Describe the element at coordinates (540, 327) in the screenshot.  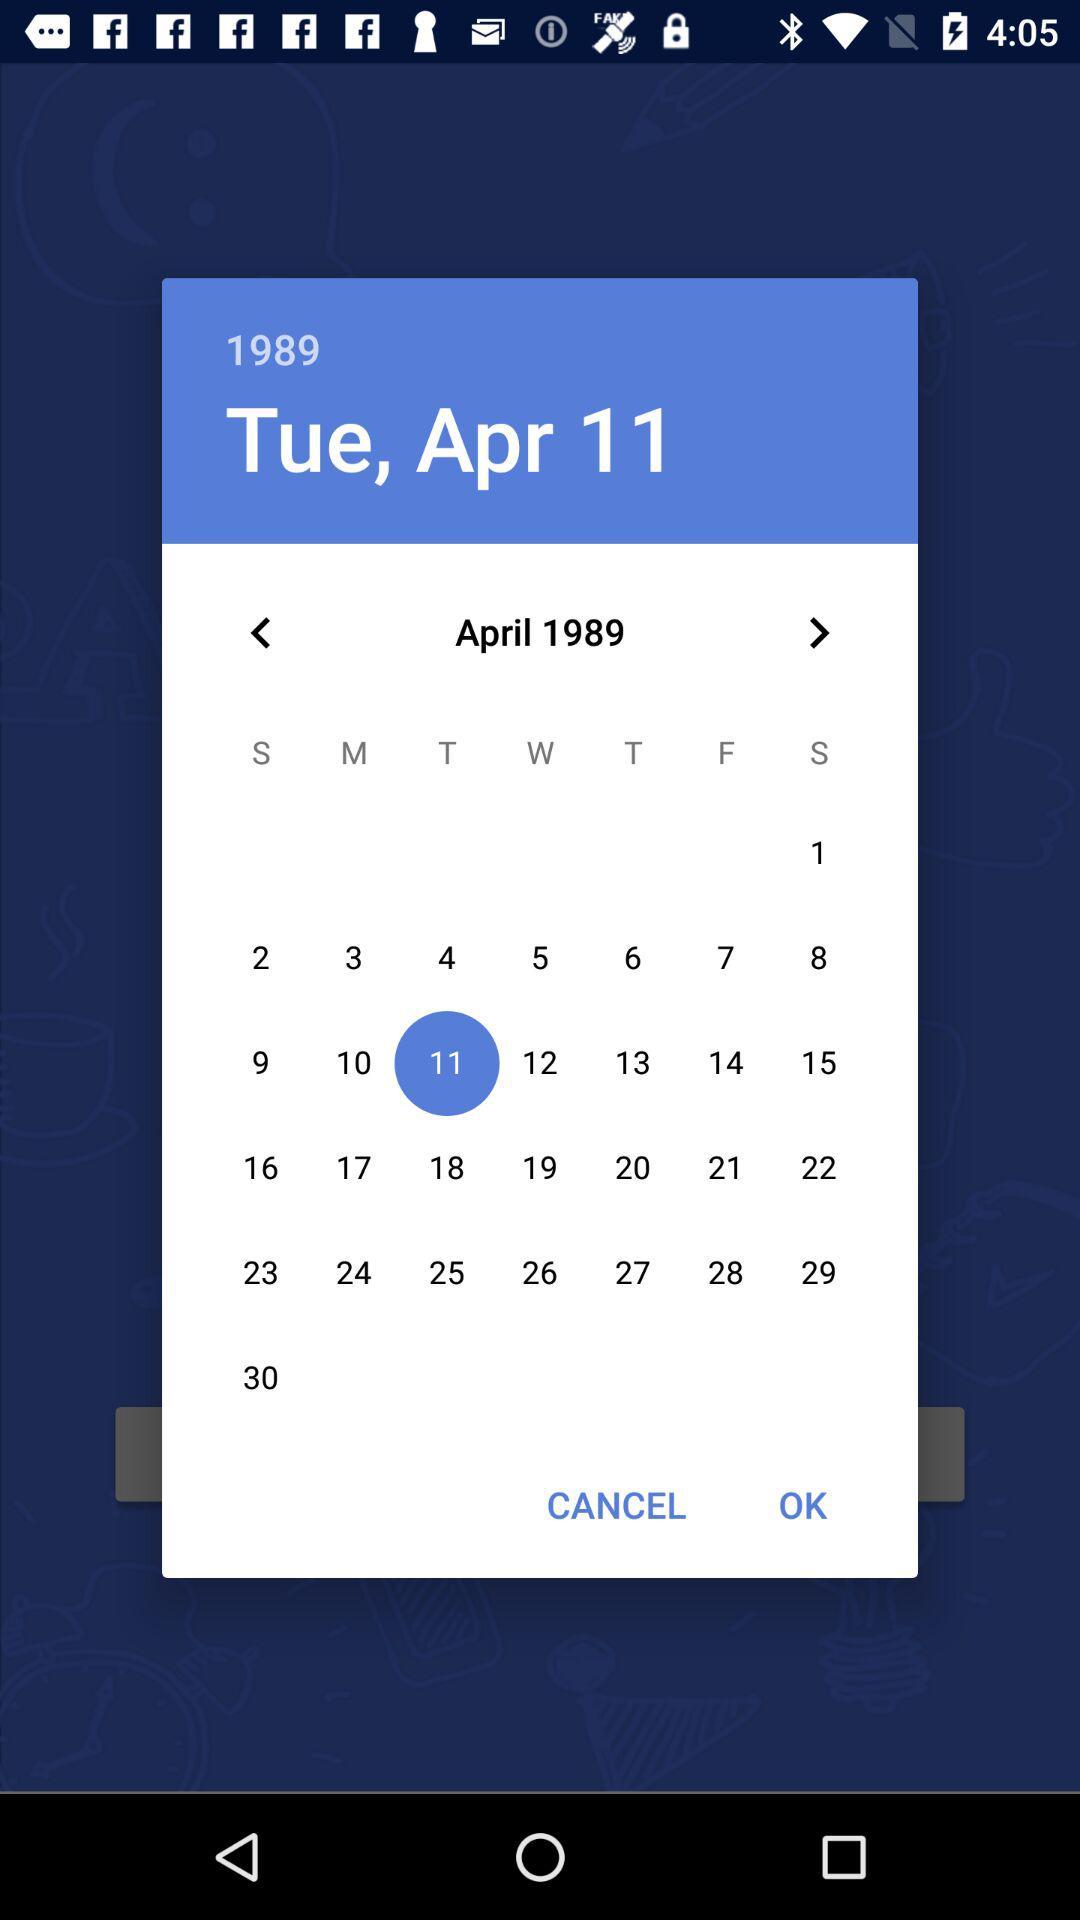
I see `the item above tue, apr 11` at that location.